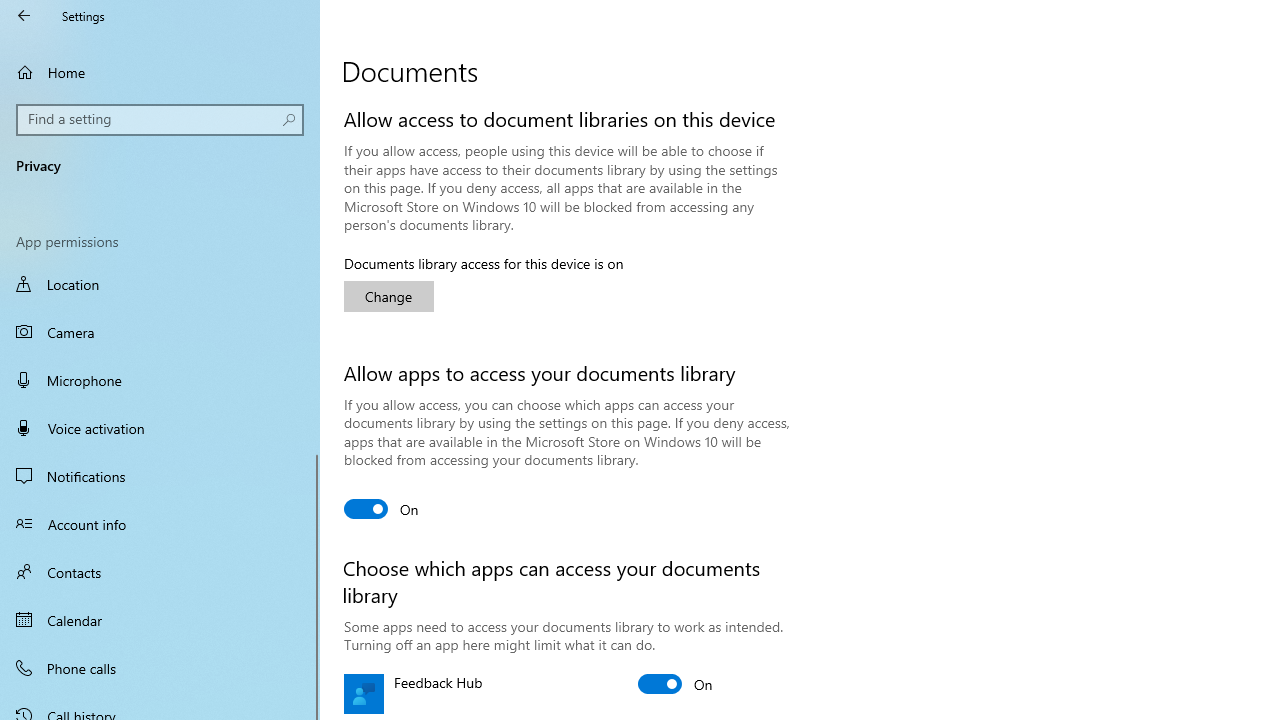 The height and width of the screenshot is (720, 1280). Describe the element at coordinates (160, 379) in the screenshot. I see `'Microphone'` at that location.